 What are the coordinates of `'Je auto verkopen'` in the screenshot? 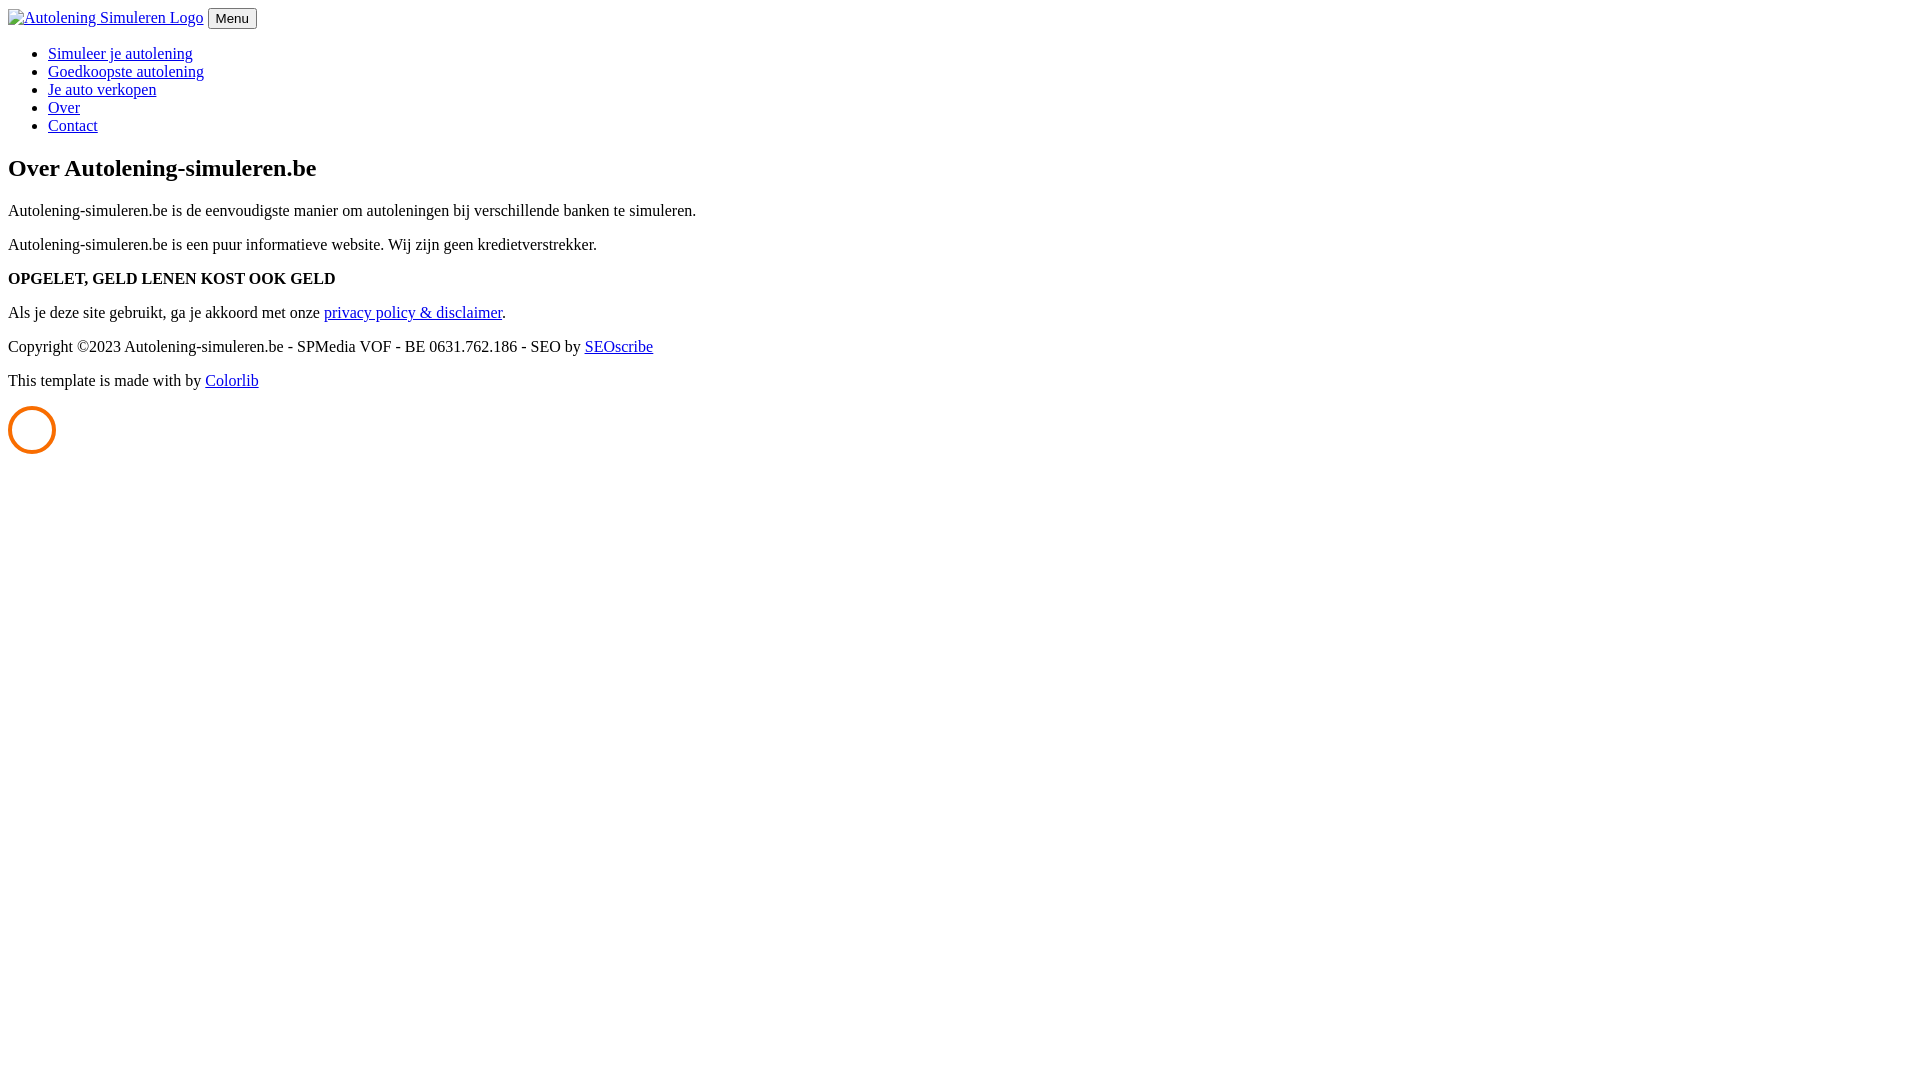 It's located at (100, 88).